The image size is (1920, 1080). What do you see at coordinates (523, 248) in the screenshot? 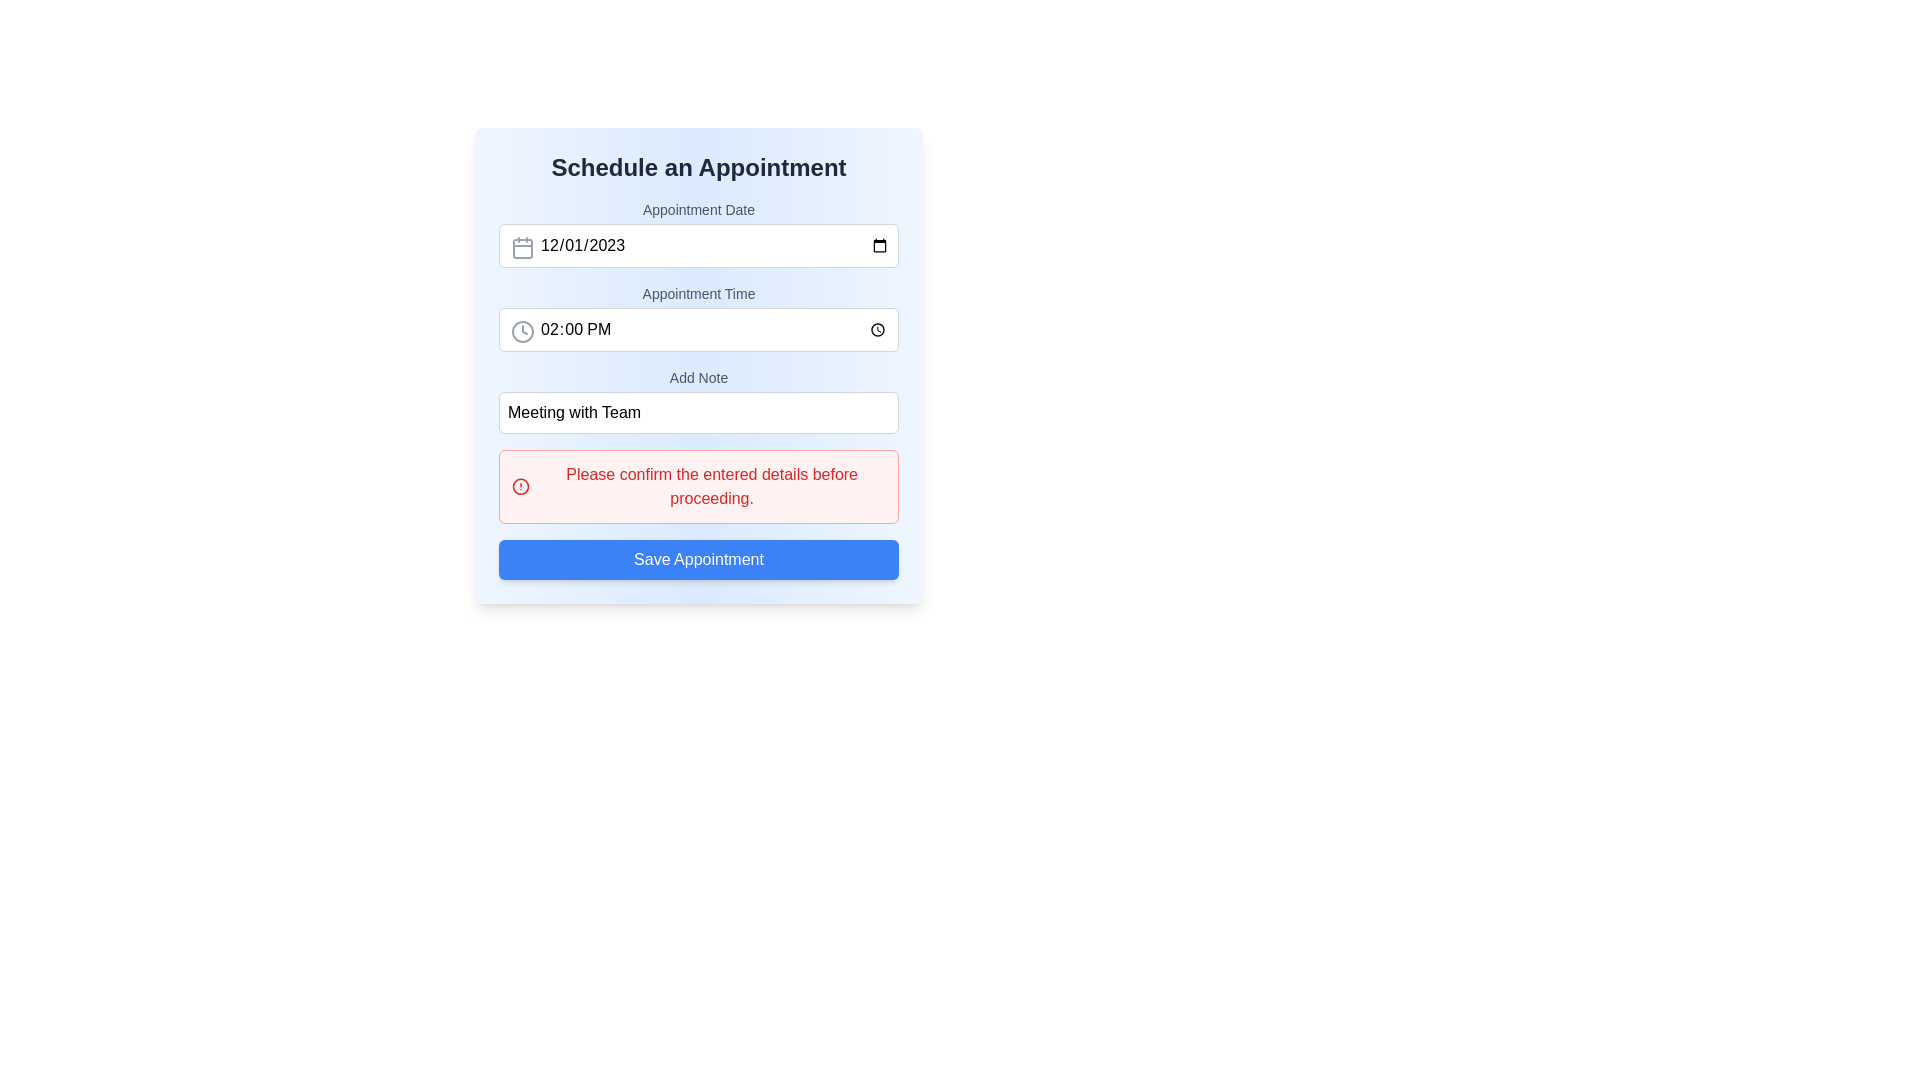
I see `the interior rectangular part of the gray calendar icon located to the left of the 'Appointment Date' section` at bounding box center [523, 248].